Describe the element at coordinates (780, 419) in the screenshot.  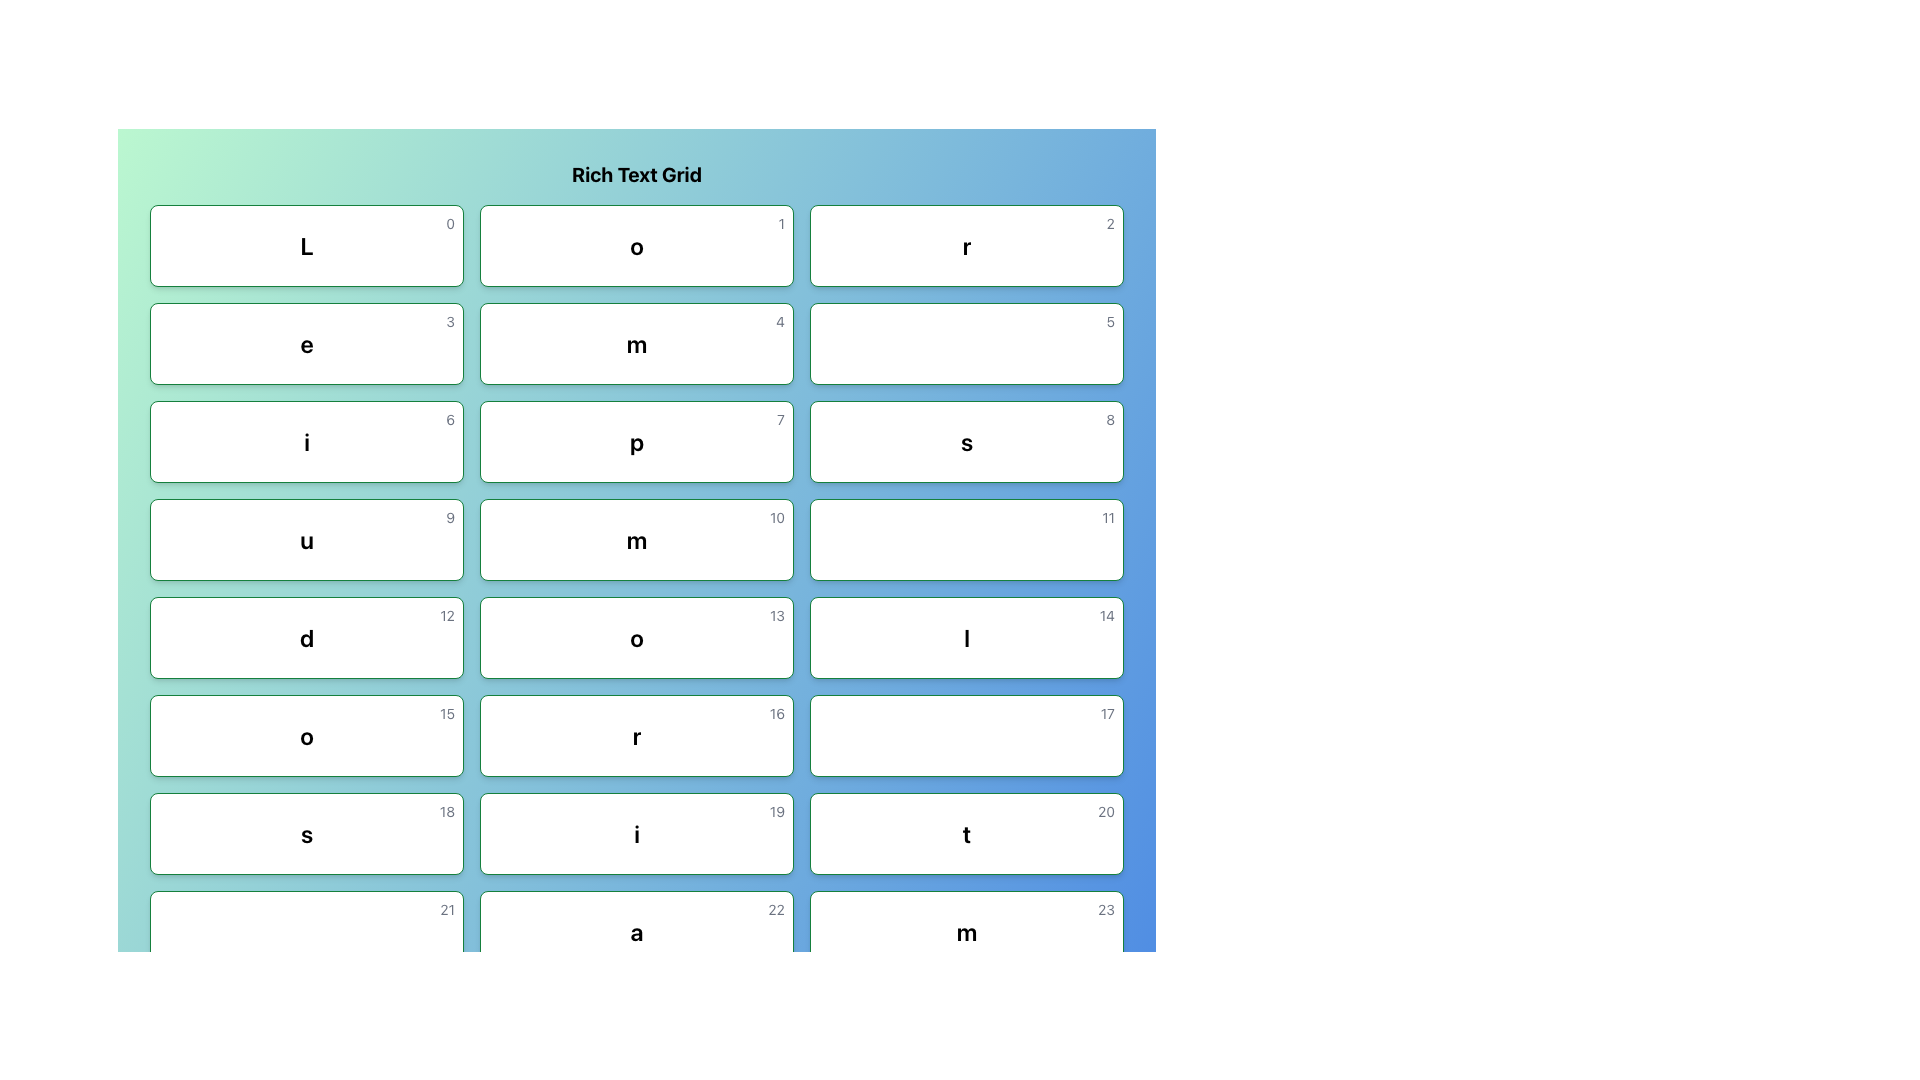
I see `the Static Text Label displaying the number '7', located in the top-right corner of a card labeled 'p'` at that location.